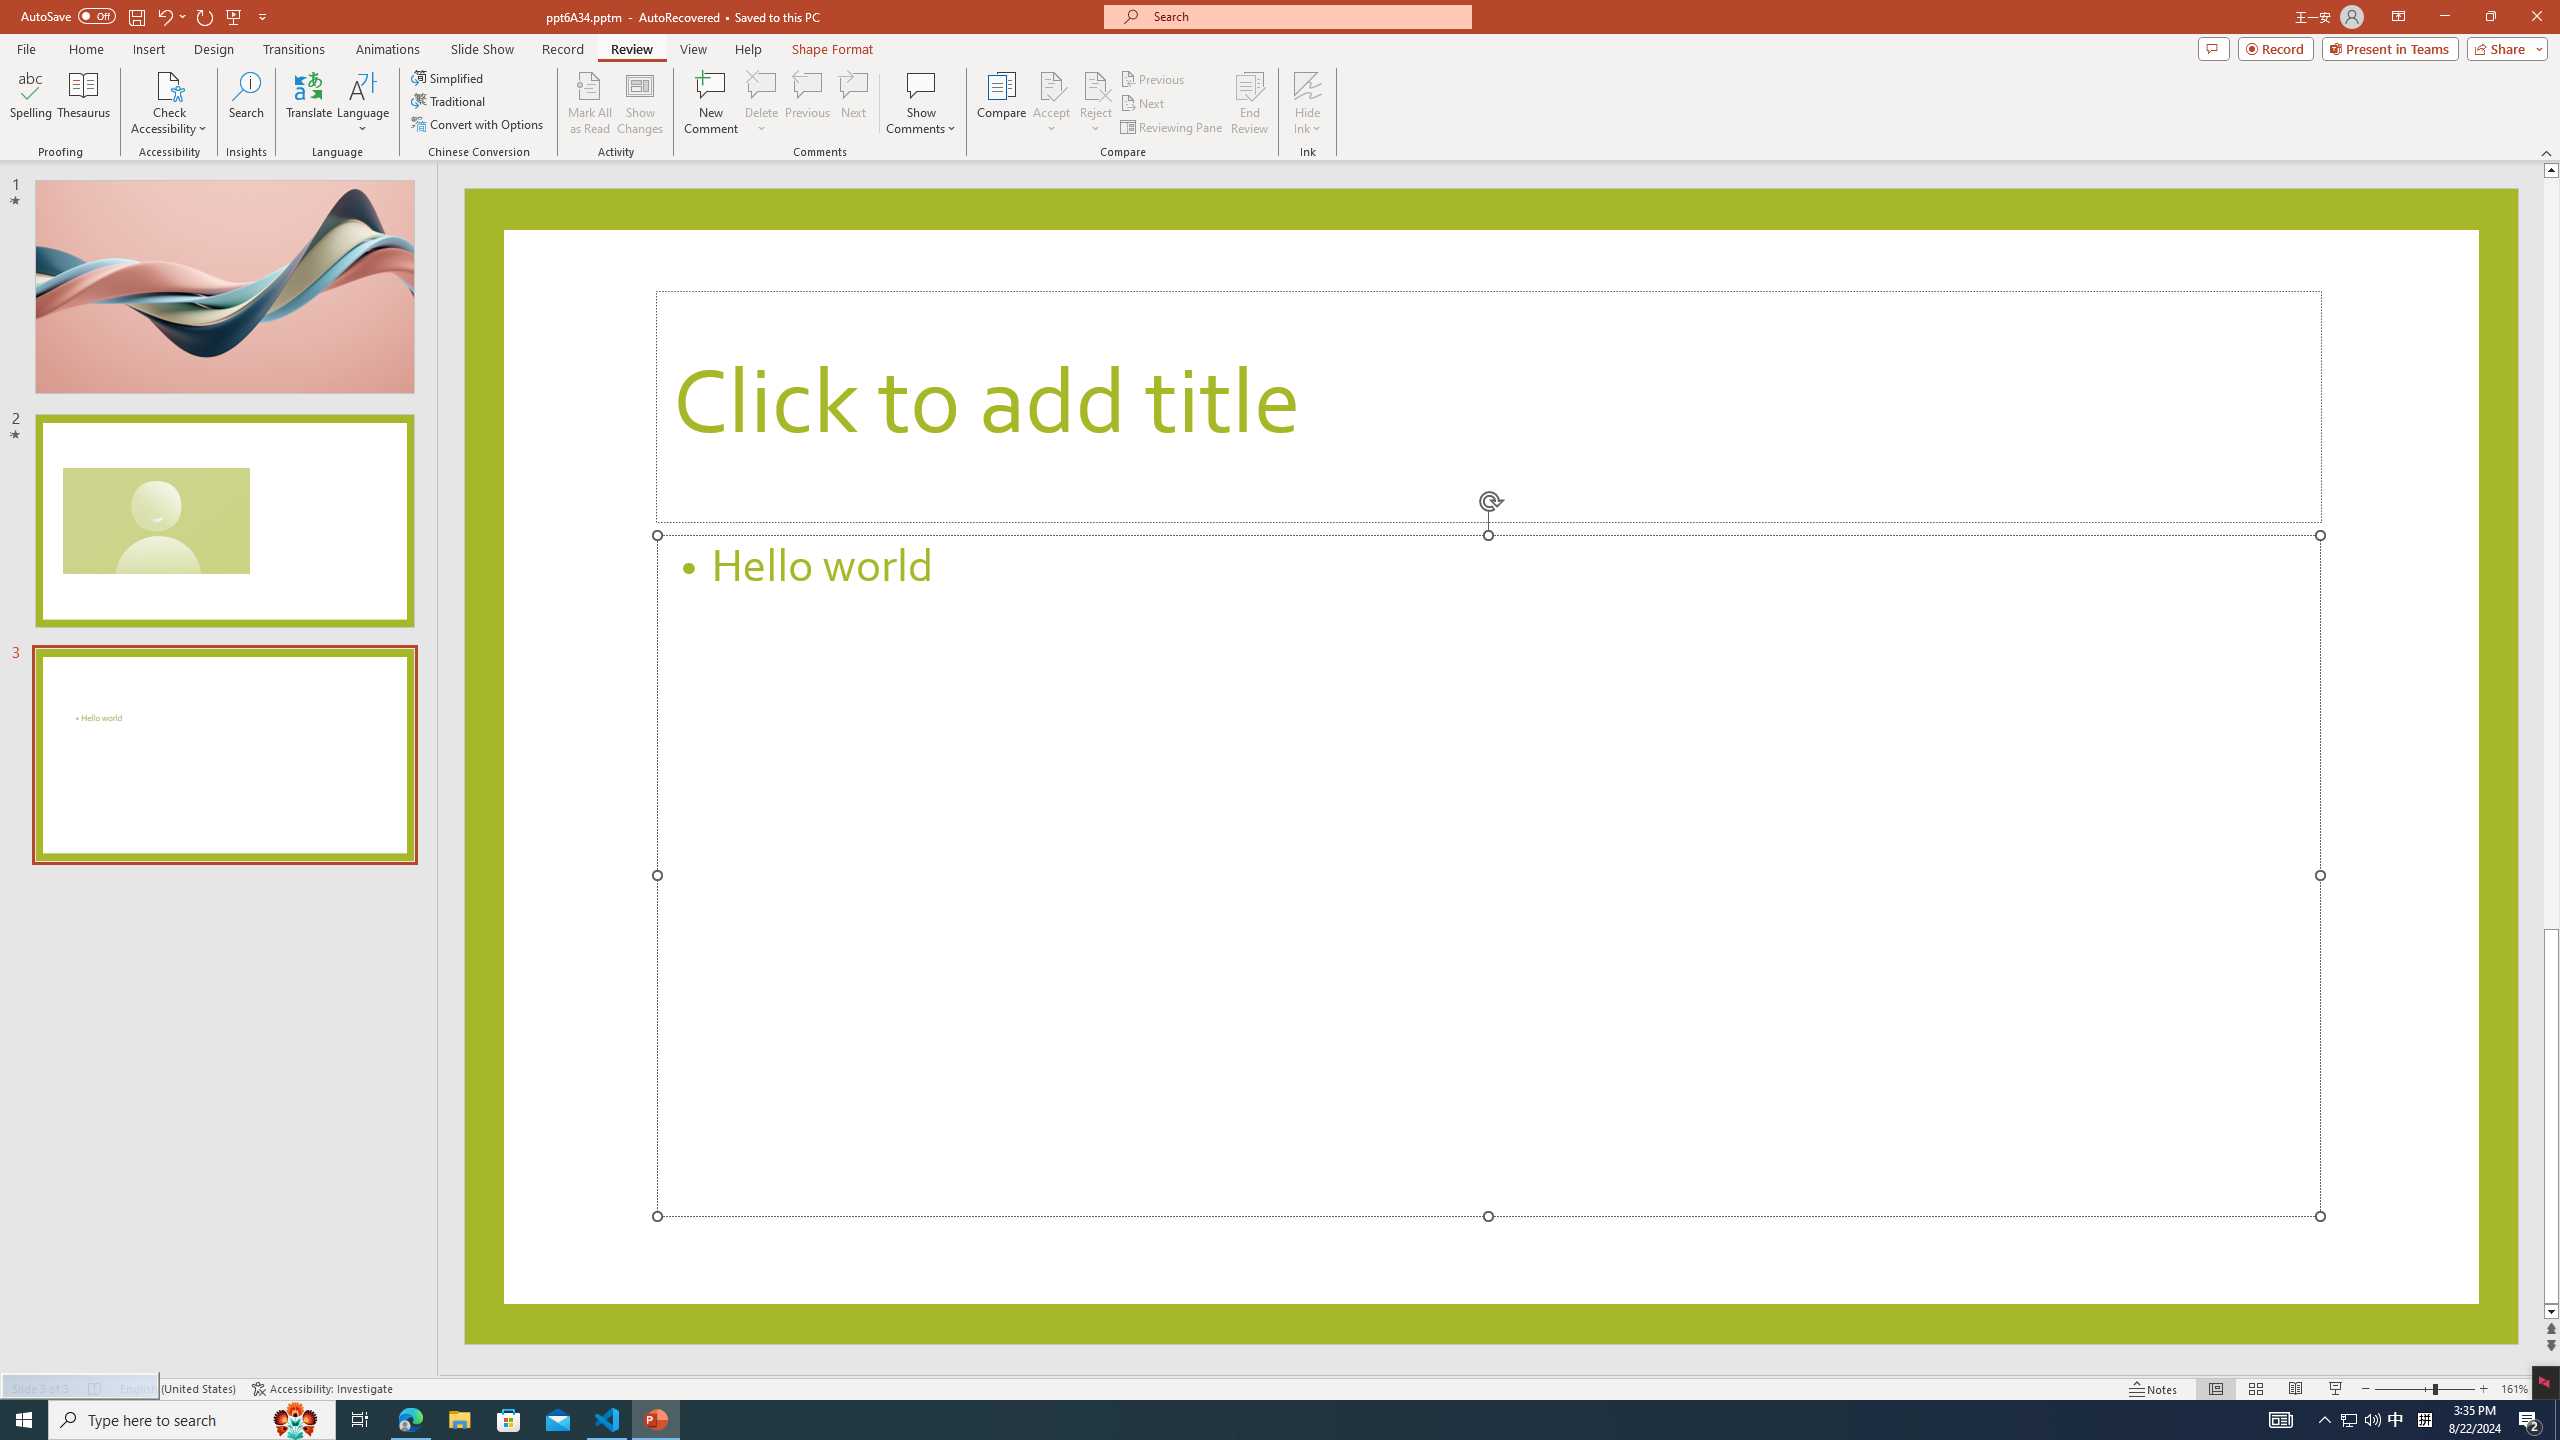  Describe the element at coordinates (167, 84) in the screenshot. I see `'Check Accessibility'` at that location.